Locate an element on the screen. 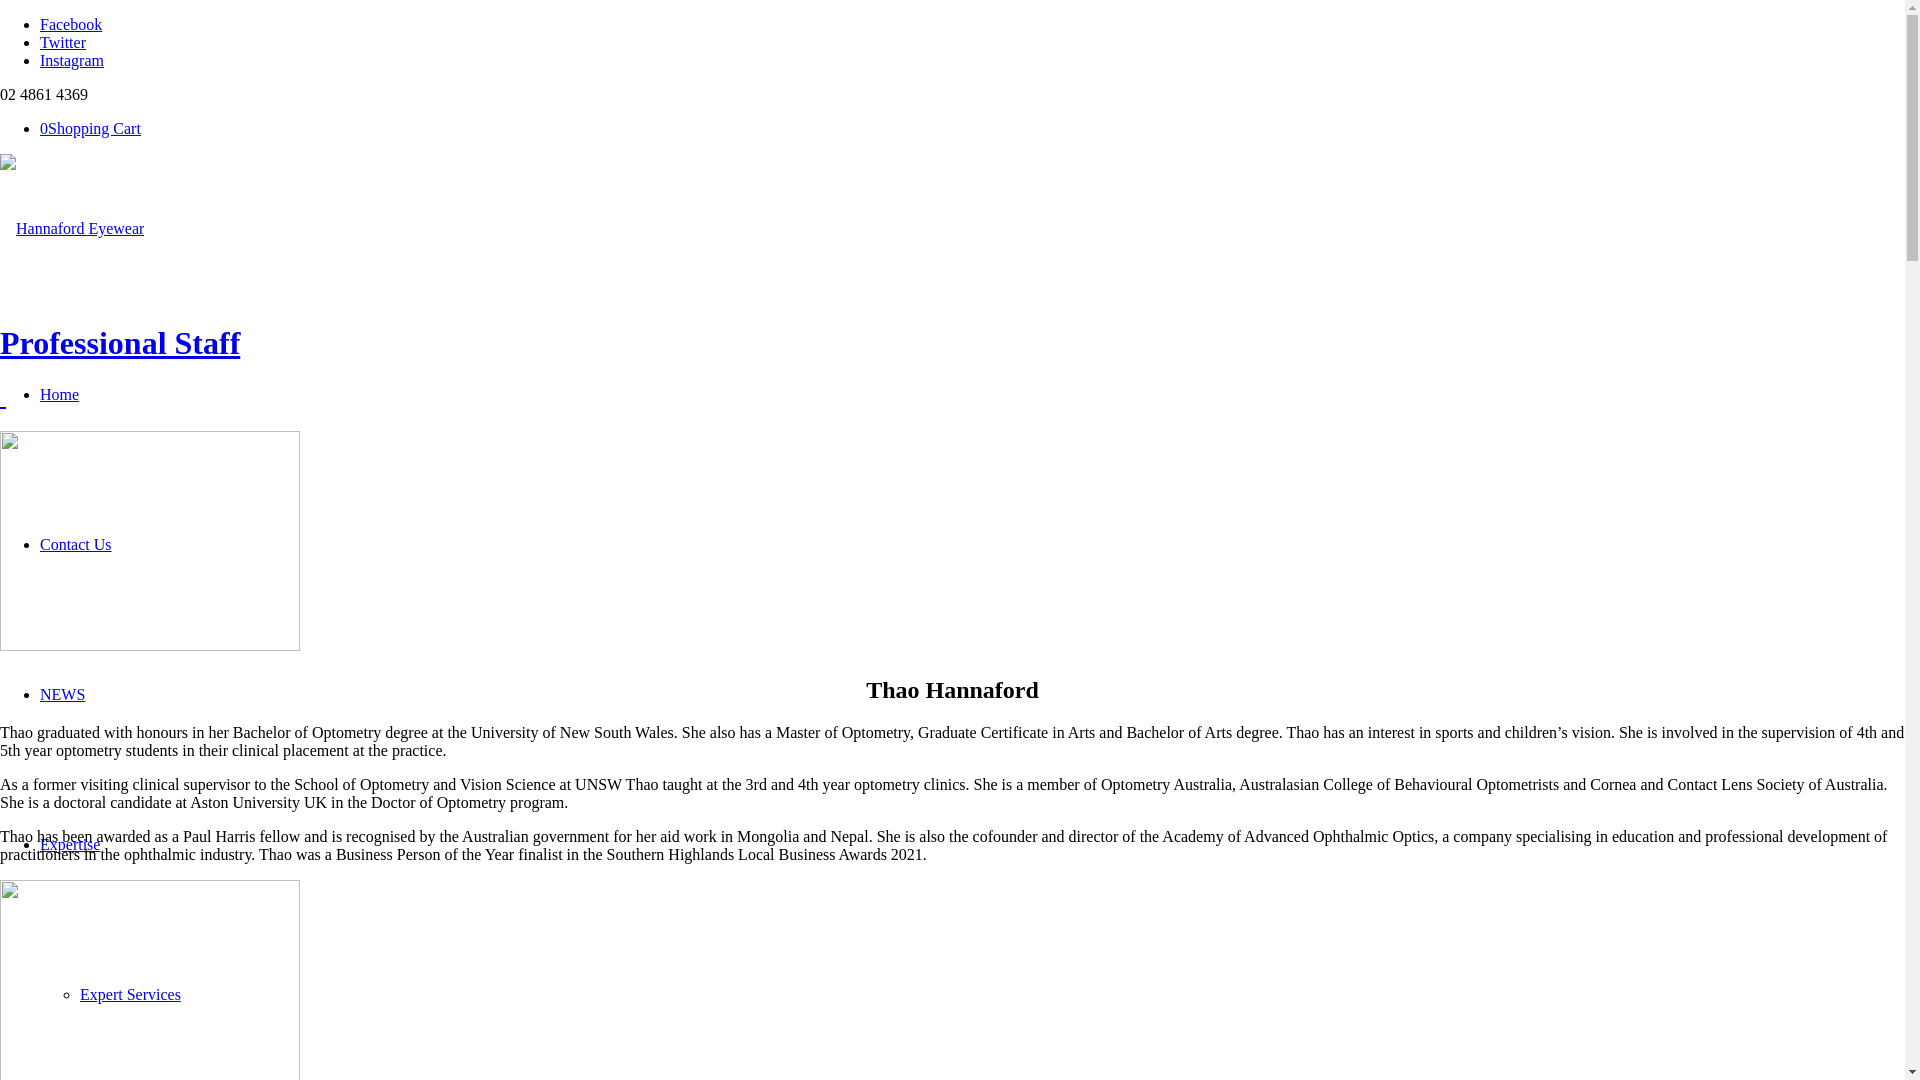  'Expert Services' is located at coordinates (80, 994).